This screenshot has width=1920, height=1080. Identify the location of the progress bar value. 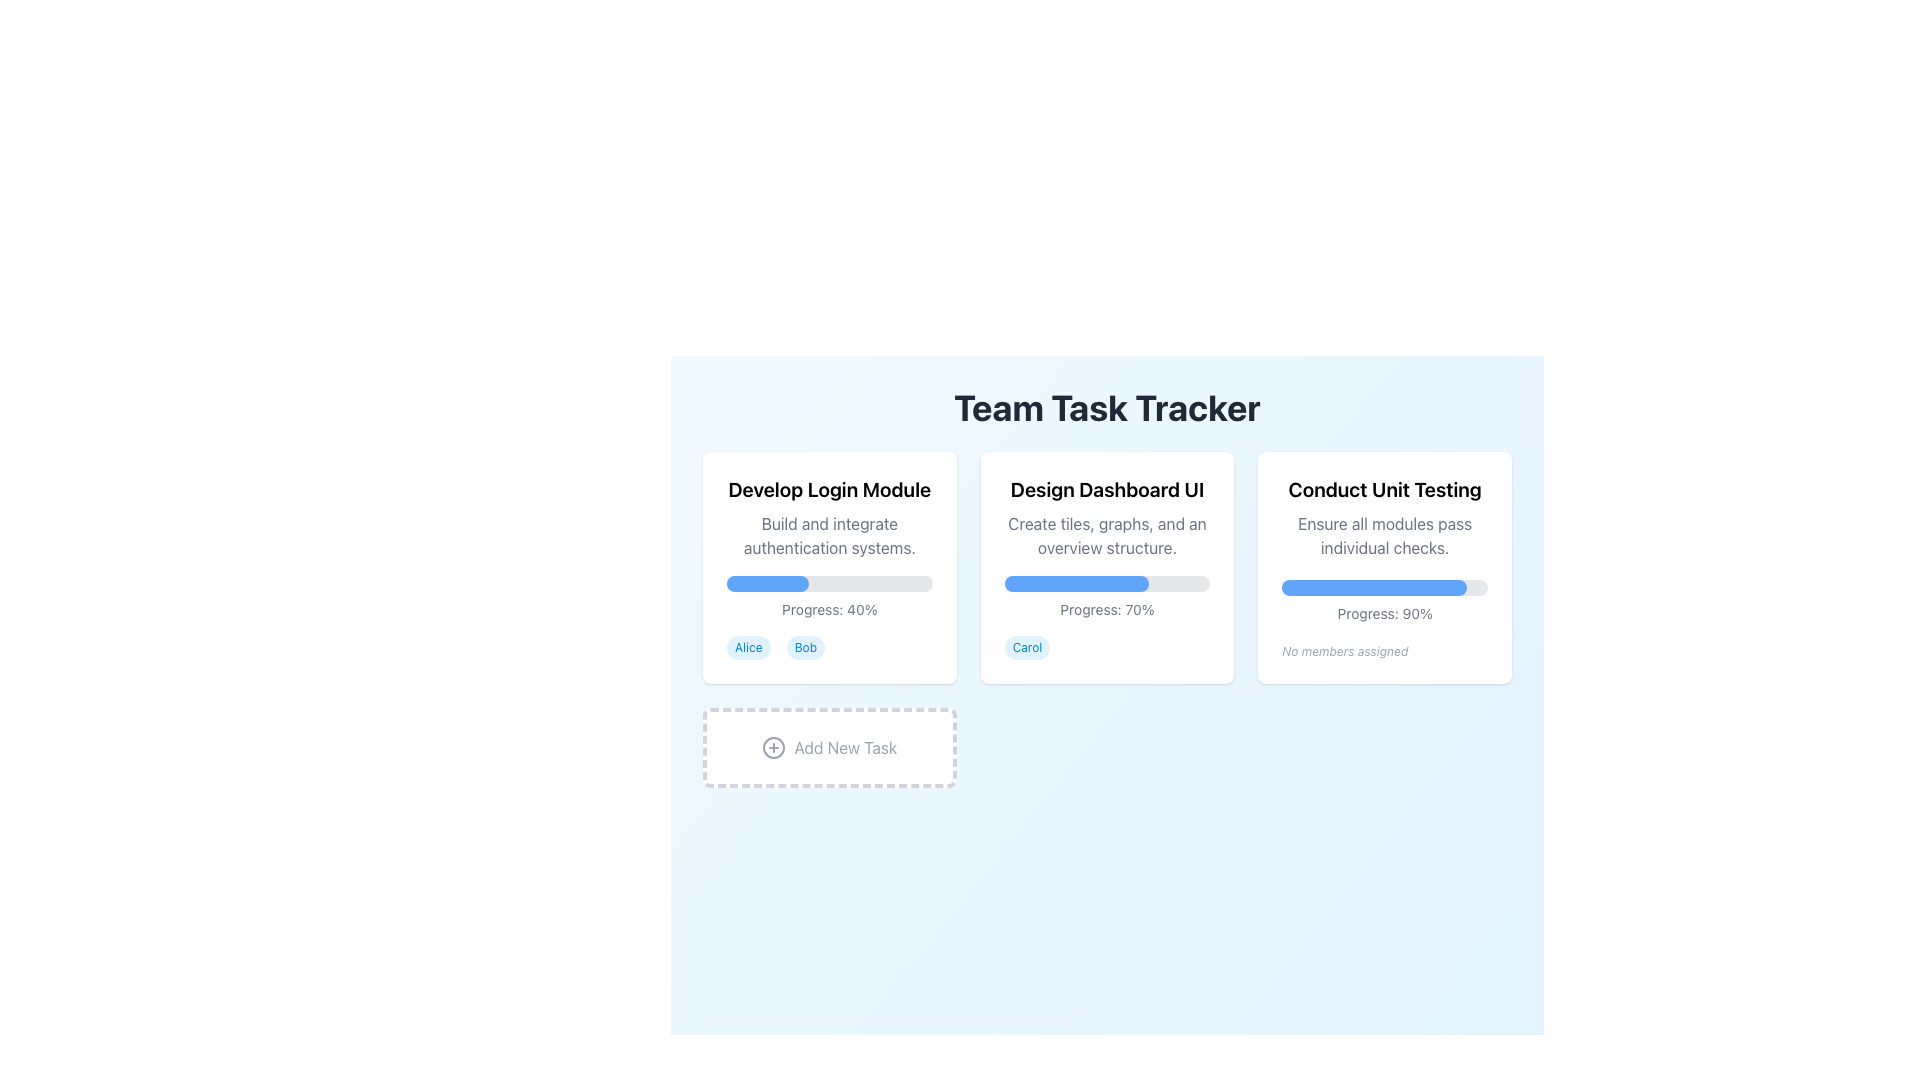
(807, 583).